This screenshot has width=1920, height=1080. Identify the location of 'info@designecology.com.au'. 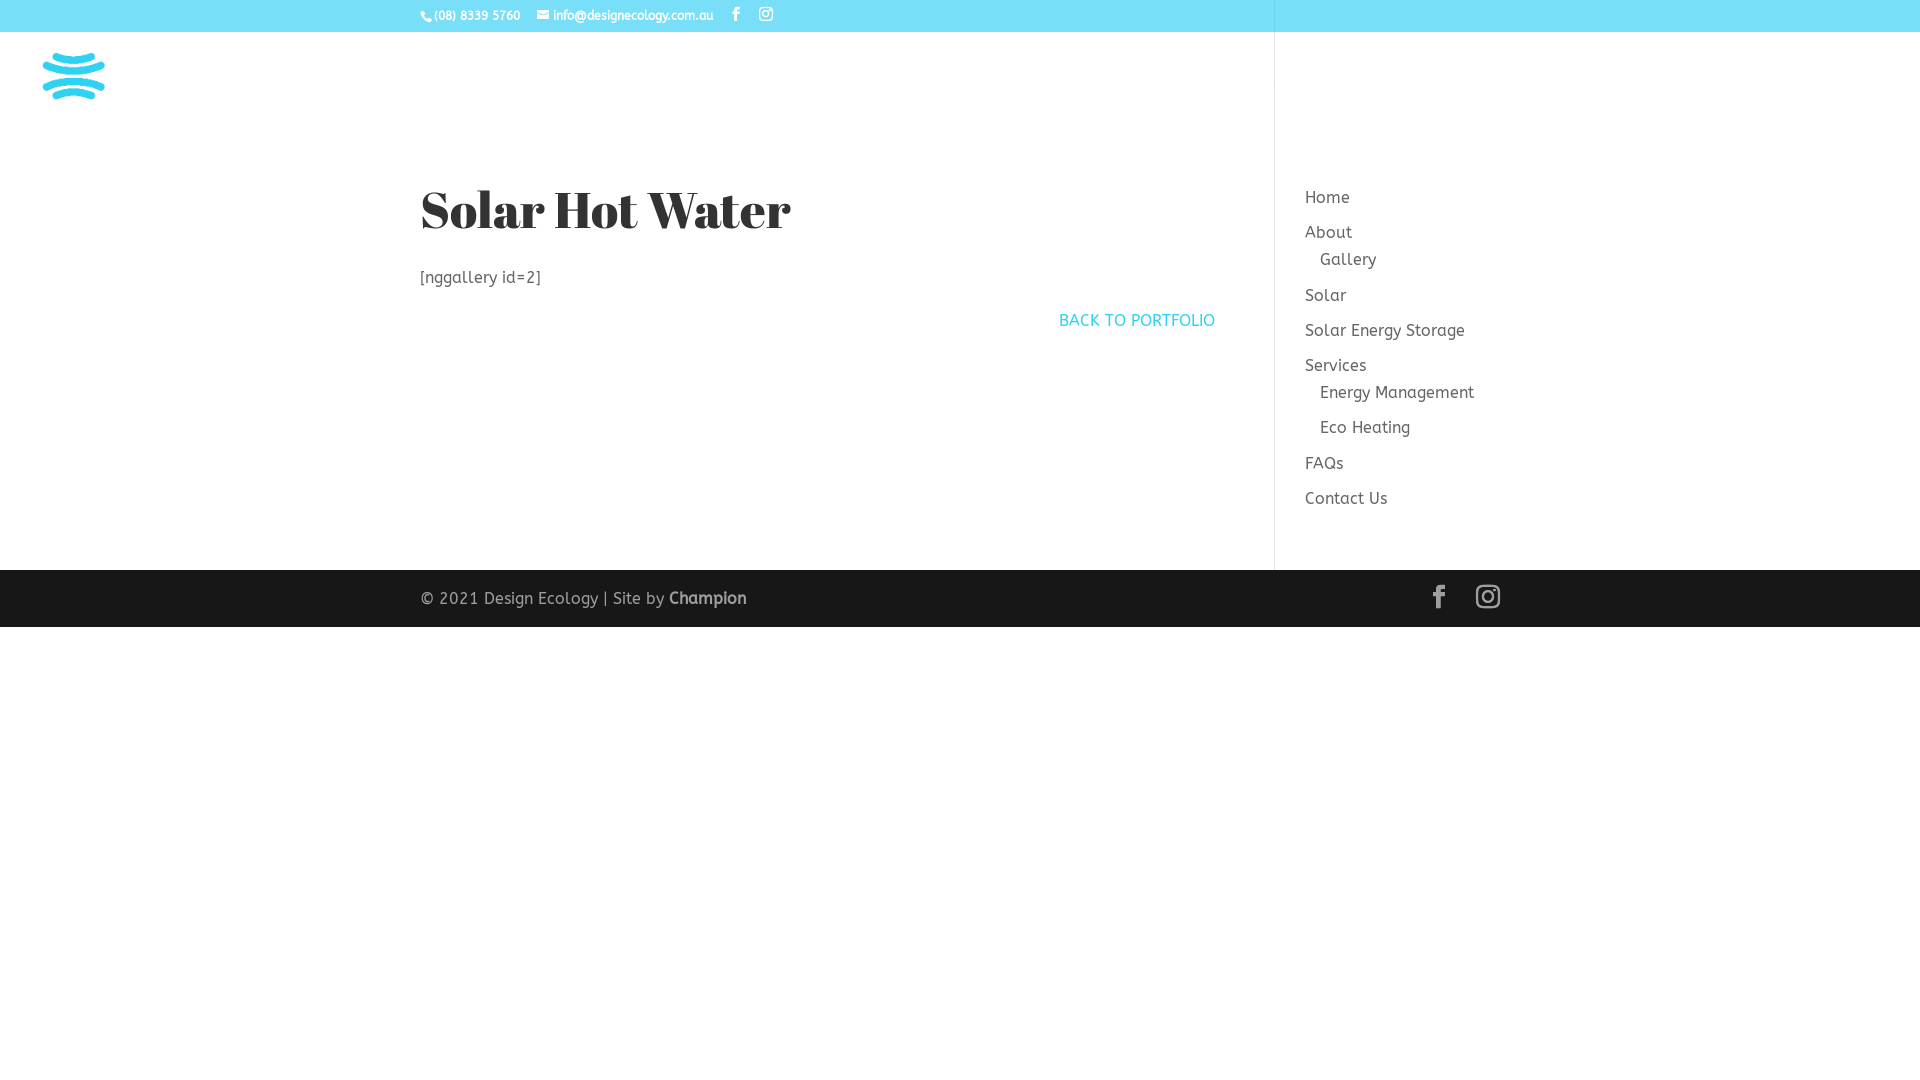
(623, 15).